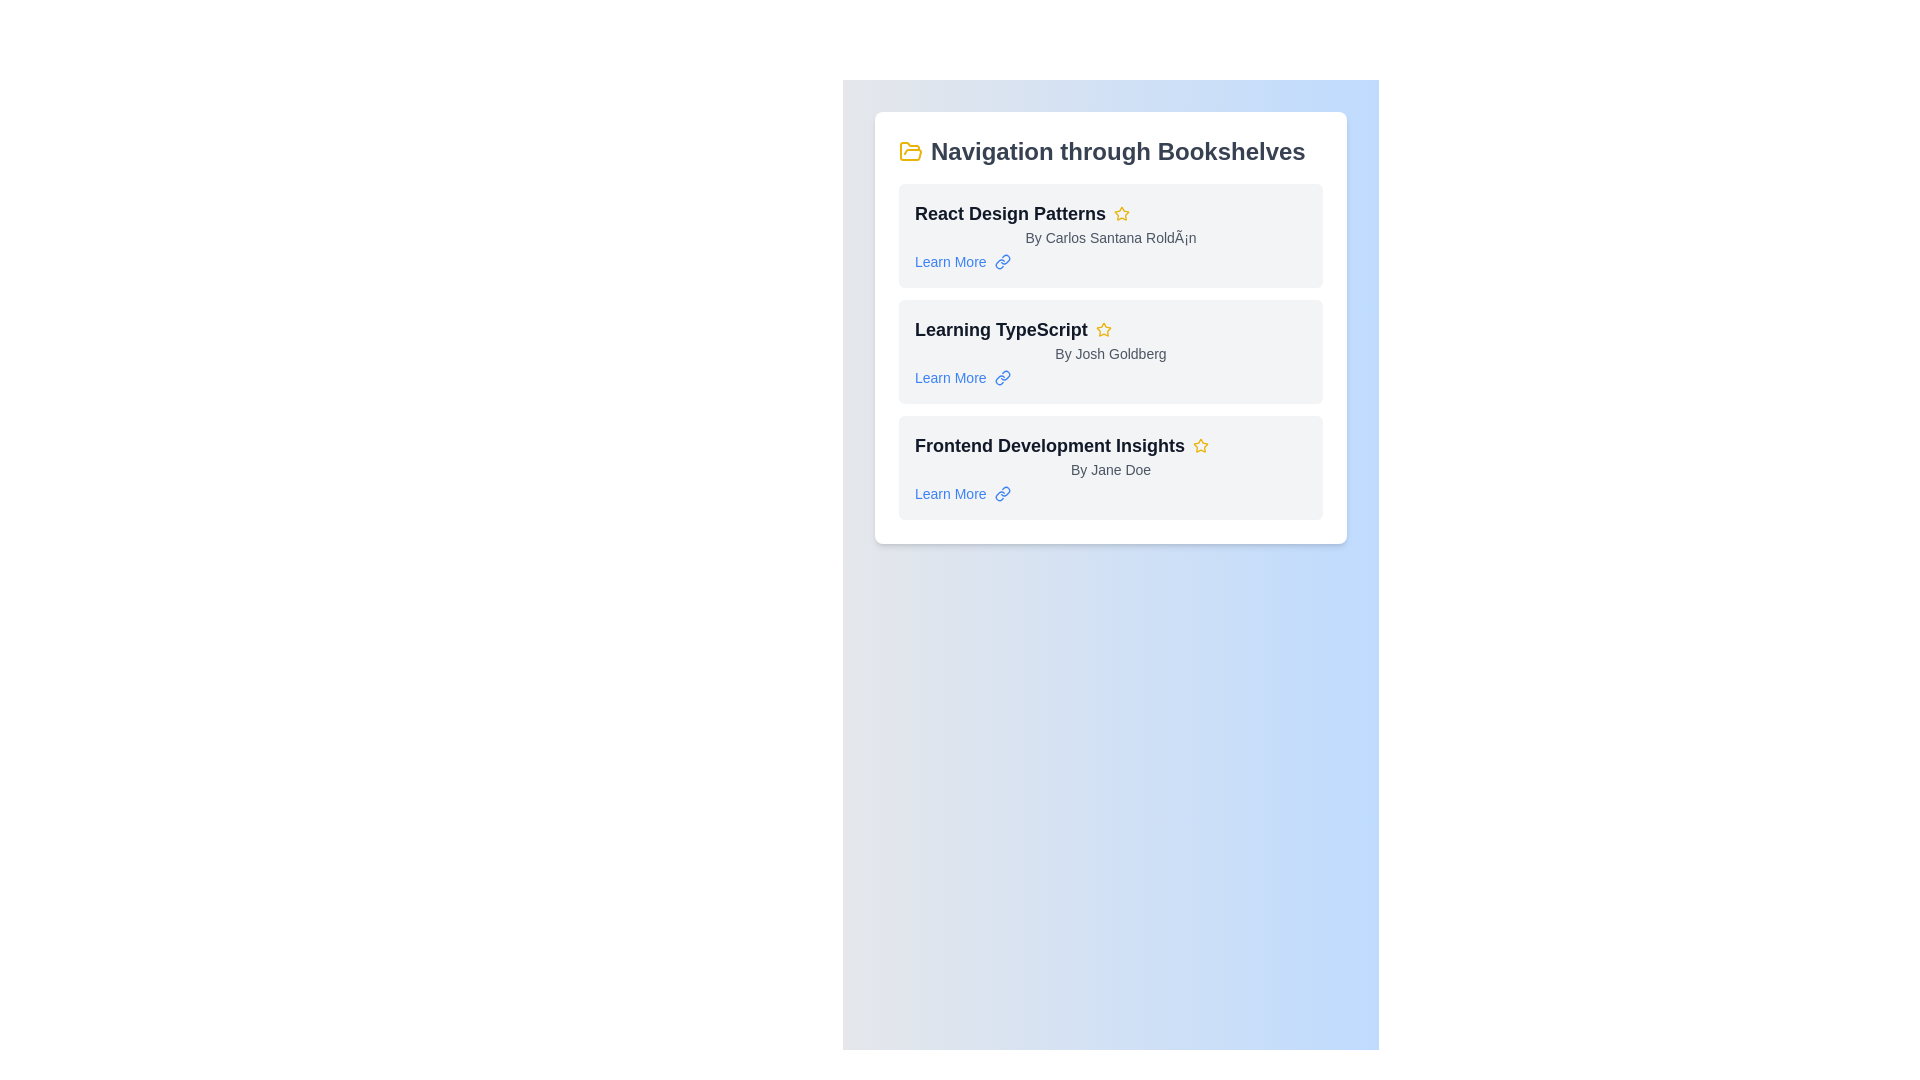 The image size is (1920, 1080). I want to click on the text label displaying the author's name 'Josh Goldberg', located beneath the title 'Learning TypeScript' and above the 'Learn More' link, so click(1109, 353).